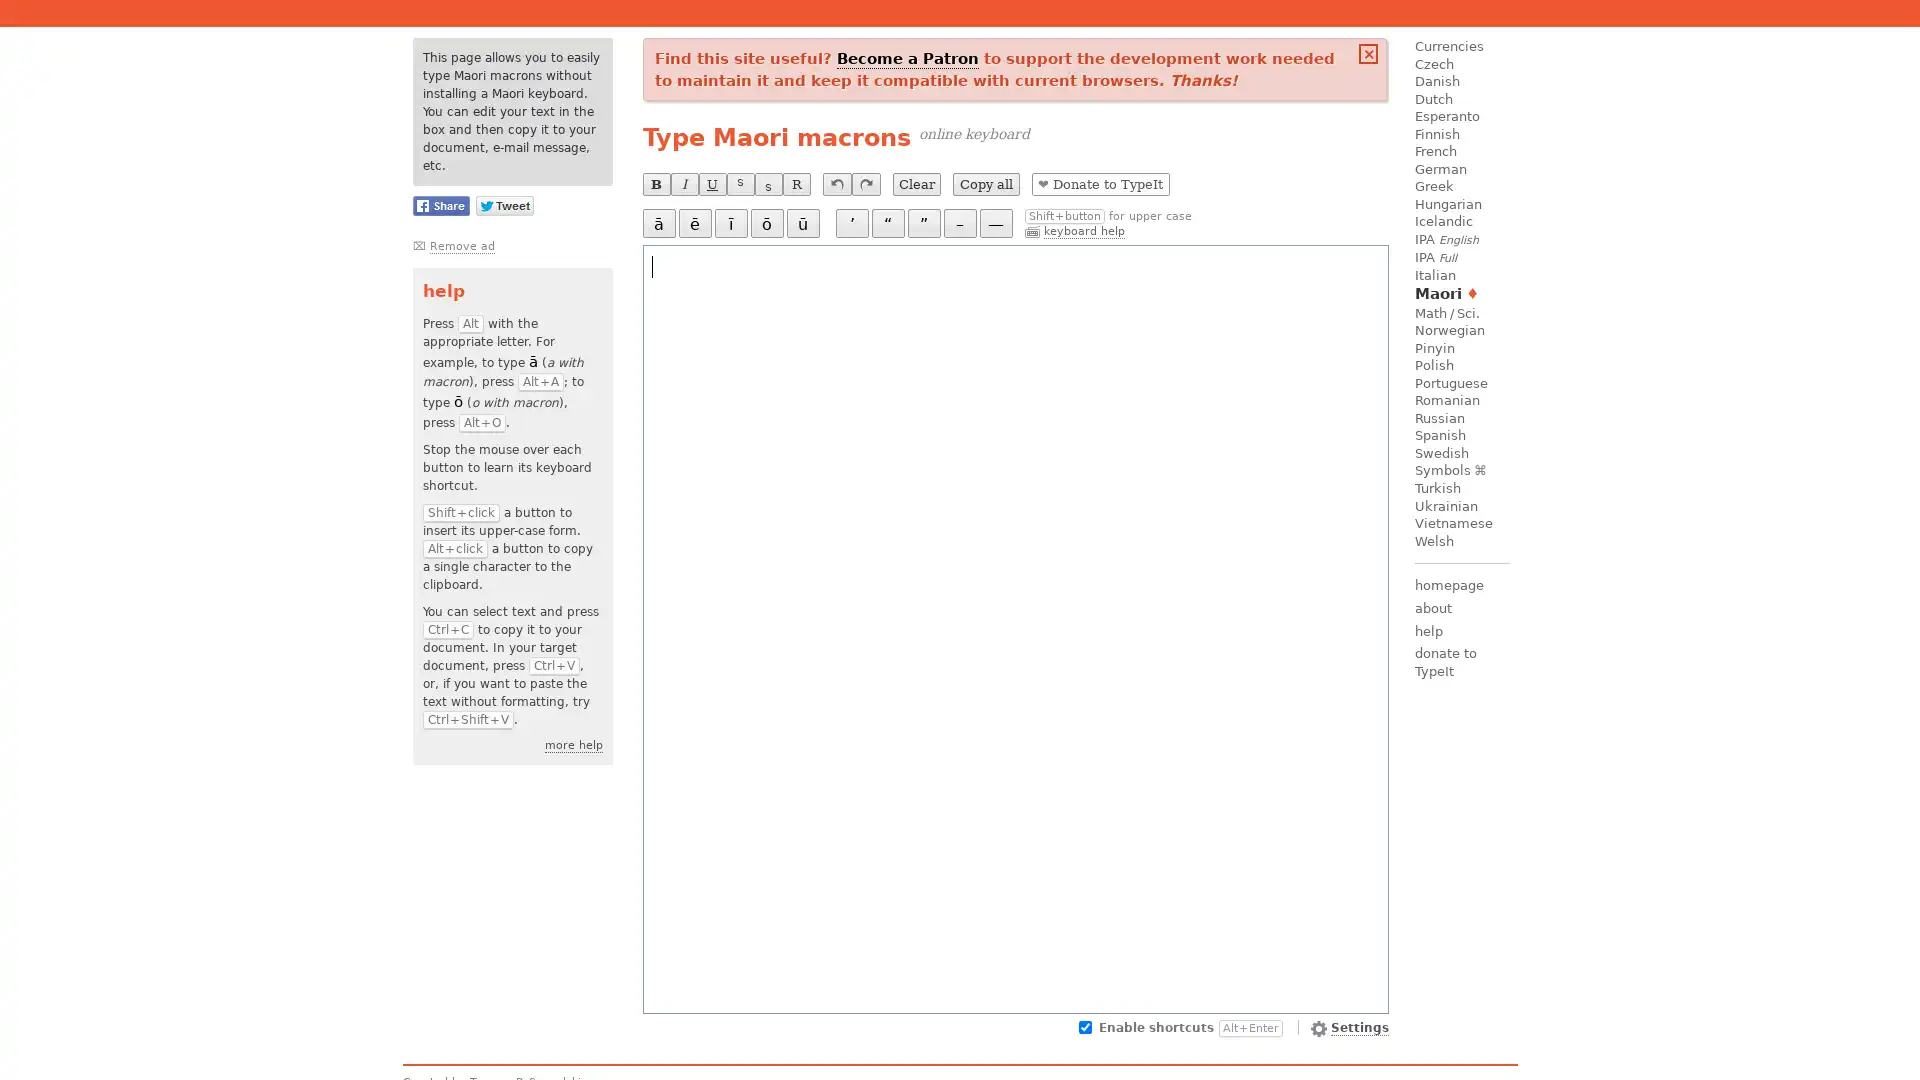  I want to click on Clear, so click(915, 184).